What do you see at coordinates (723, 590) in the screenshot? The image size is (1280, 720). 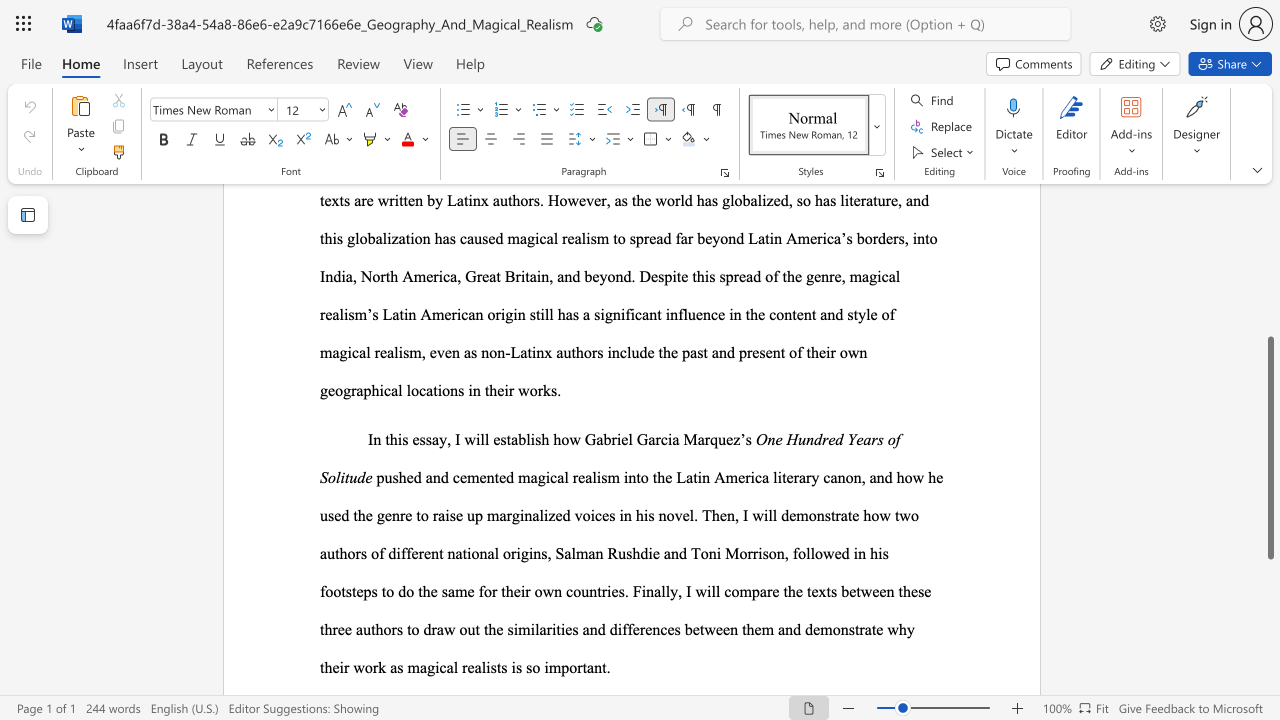 I see `the subset text "compare the texts between these three authors to draw out the similarities and di" within the text "to do the same for their own countries. Finally, I will compare the texts between these three authors to draw out the similarities and differences between them and"` at bounding box center [723, 590].